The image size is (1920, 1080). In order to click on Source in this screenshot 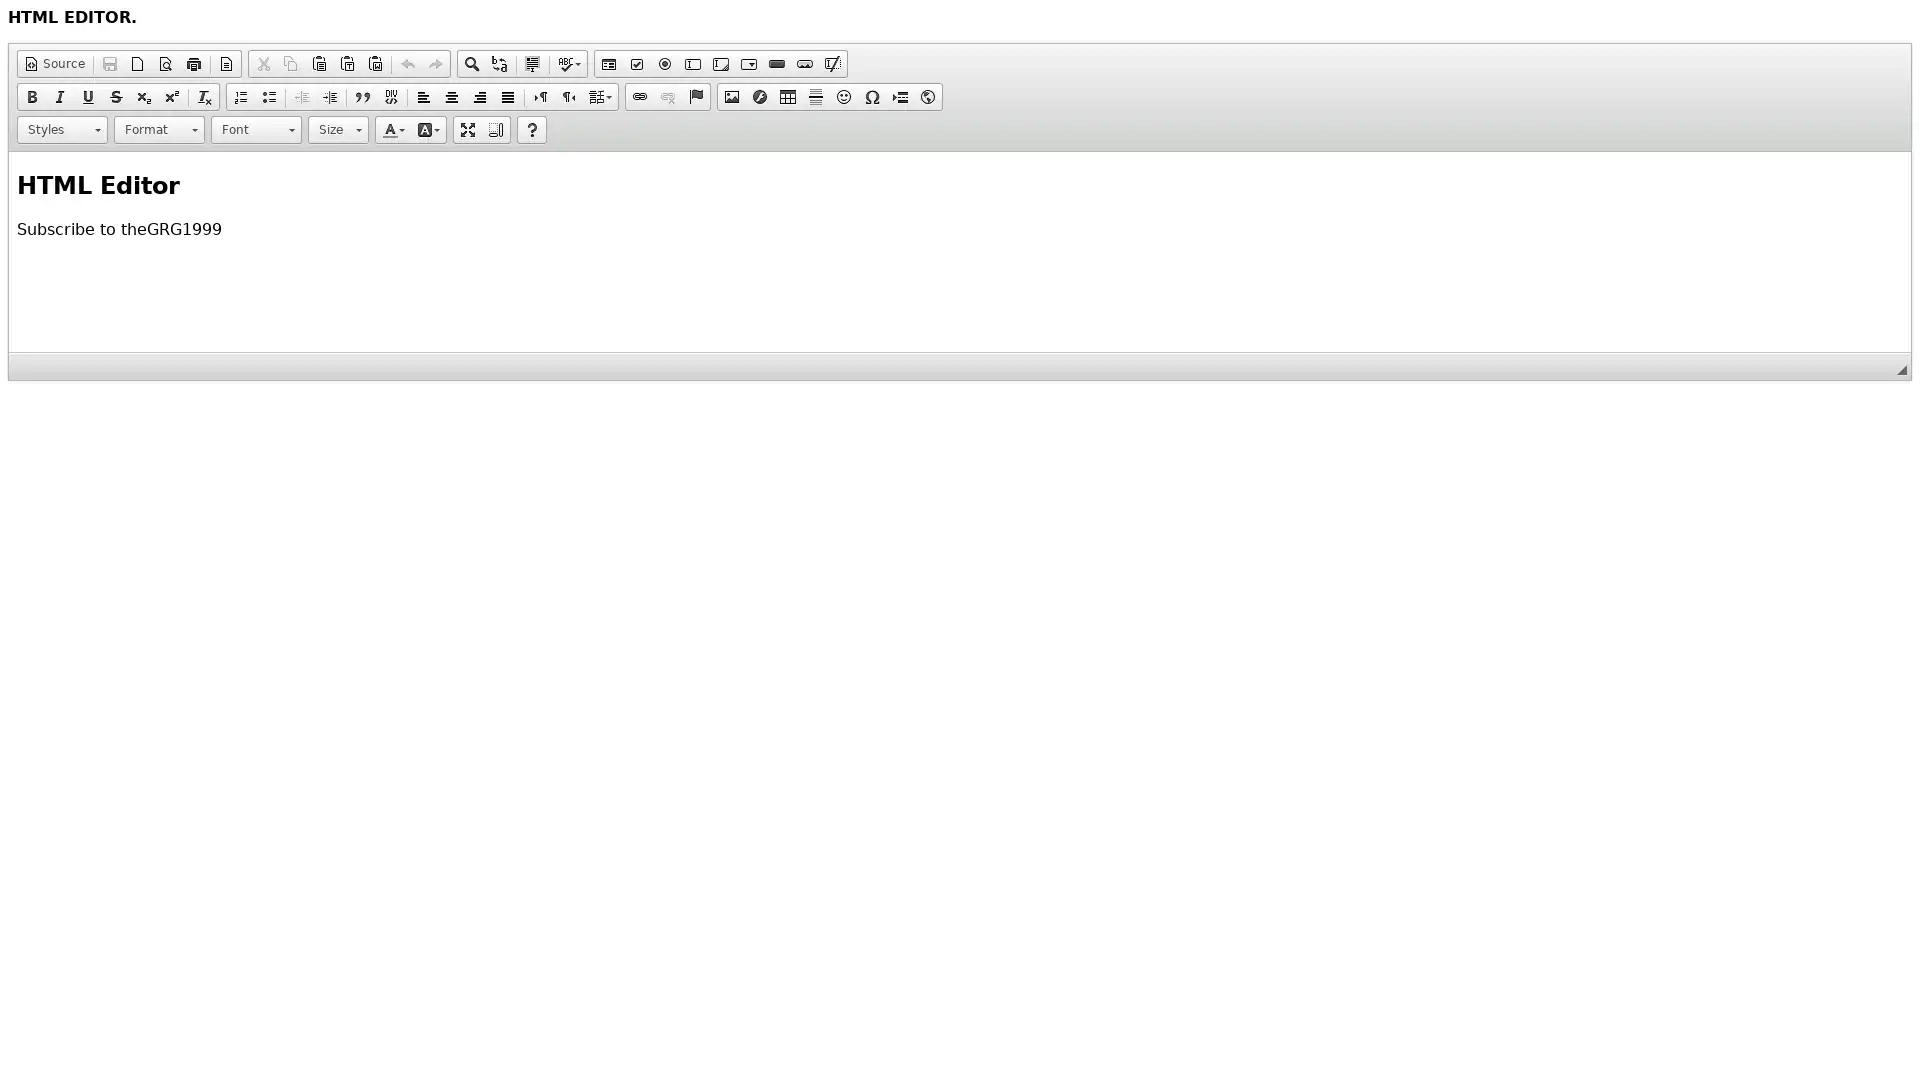, I will do `click(54, 63)`.